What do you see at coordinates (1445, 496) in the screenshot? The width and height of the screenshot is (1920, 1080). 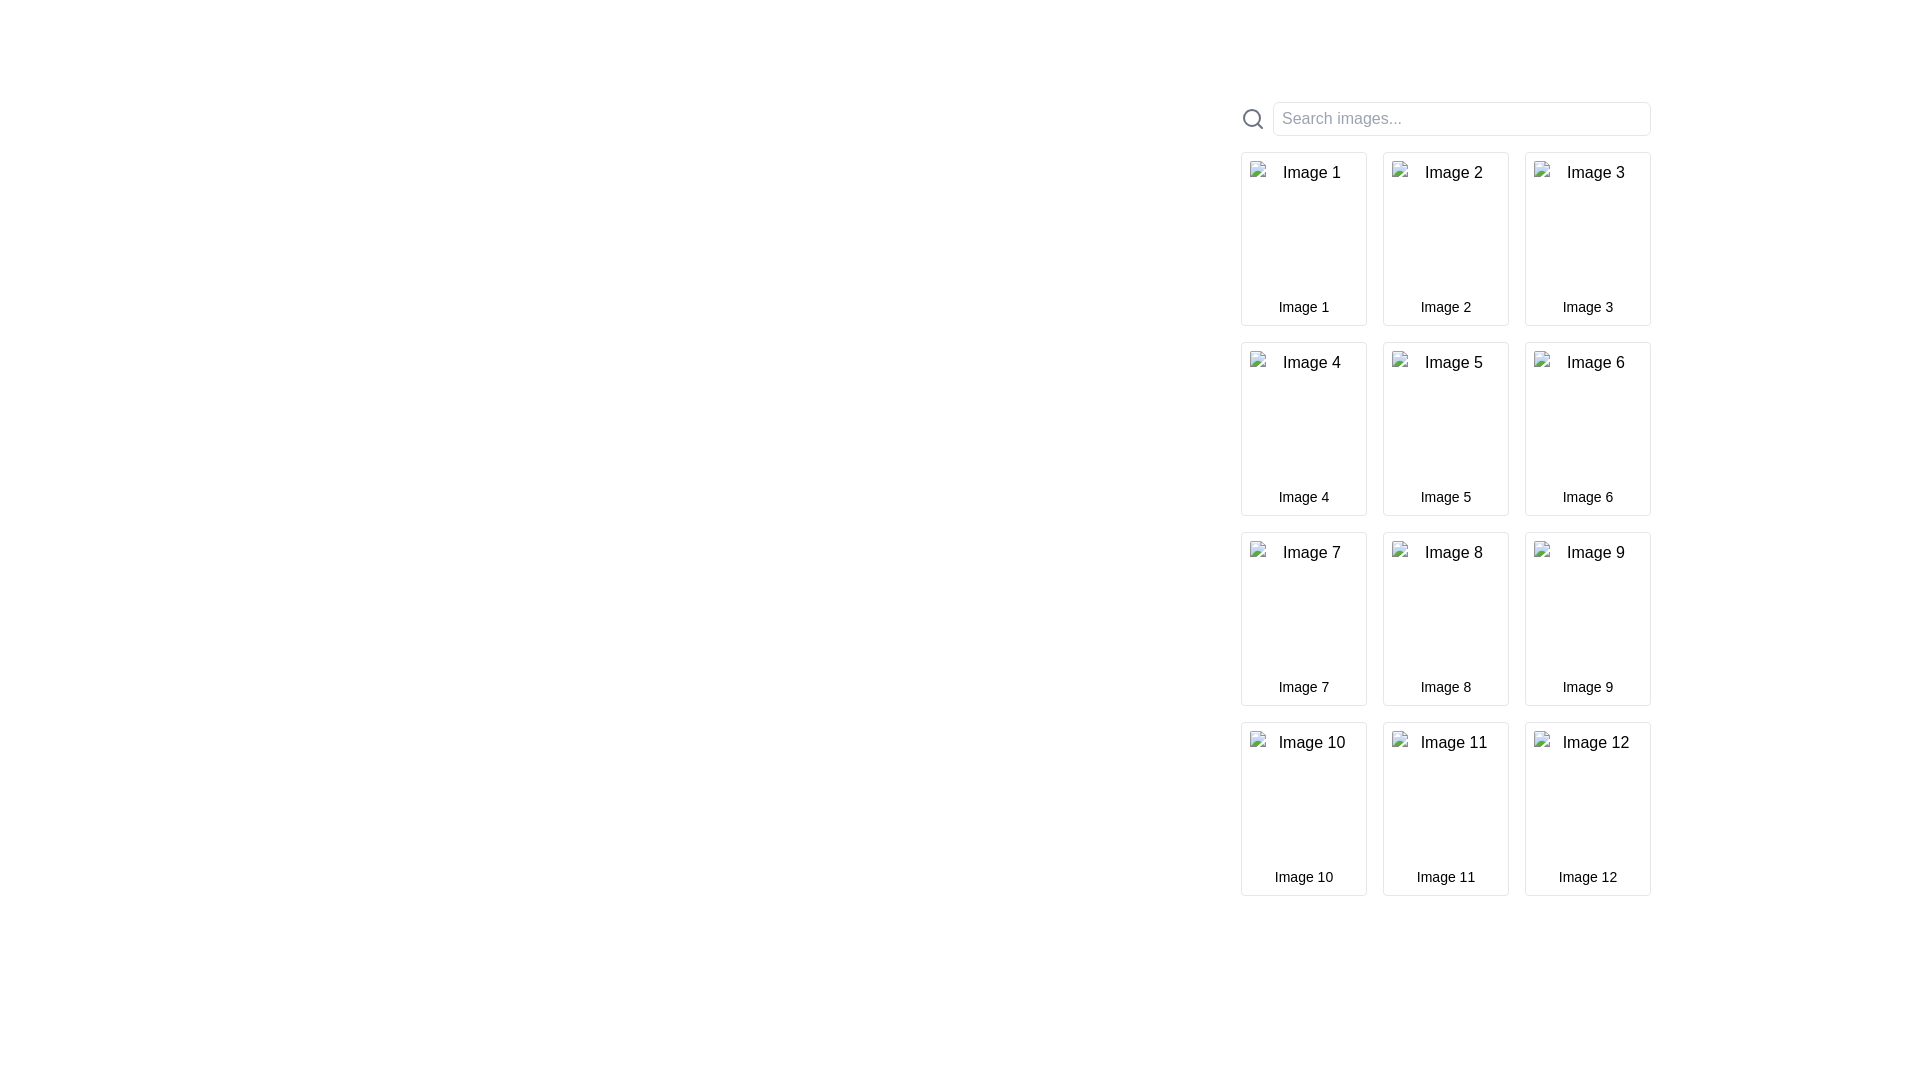 I see `the Static Text element displaying 'Image 5', which is positioned under the thumbnail image within the fifth item of the grid layout` at bounding box center [1445, 496].